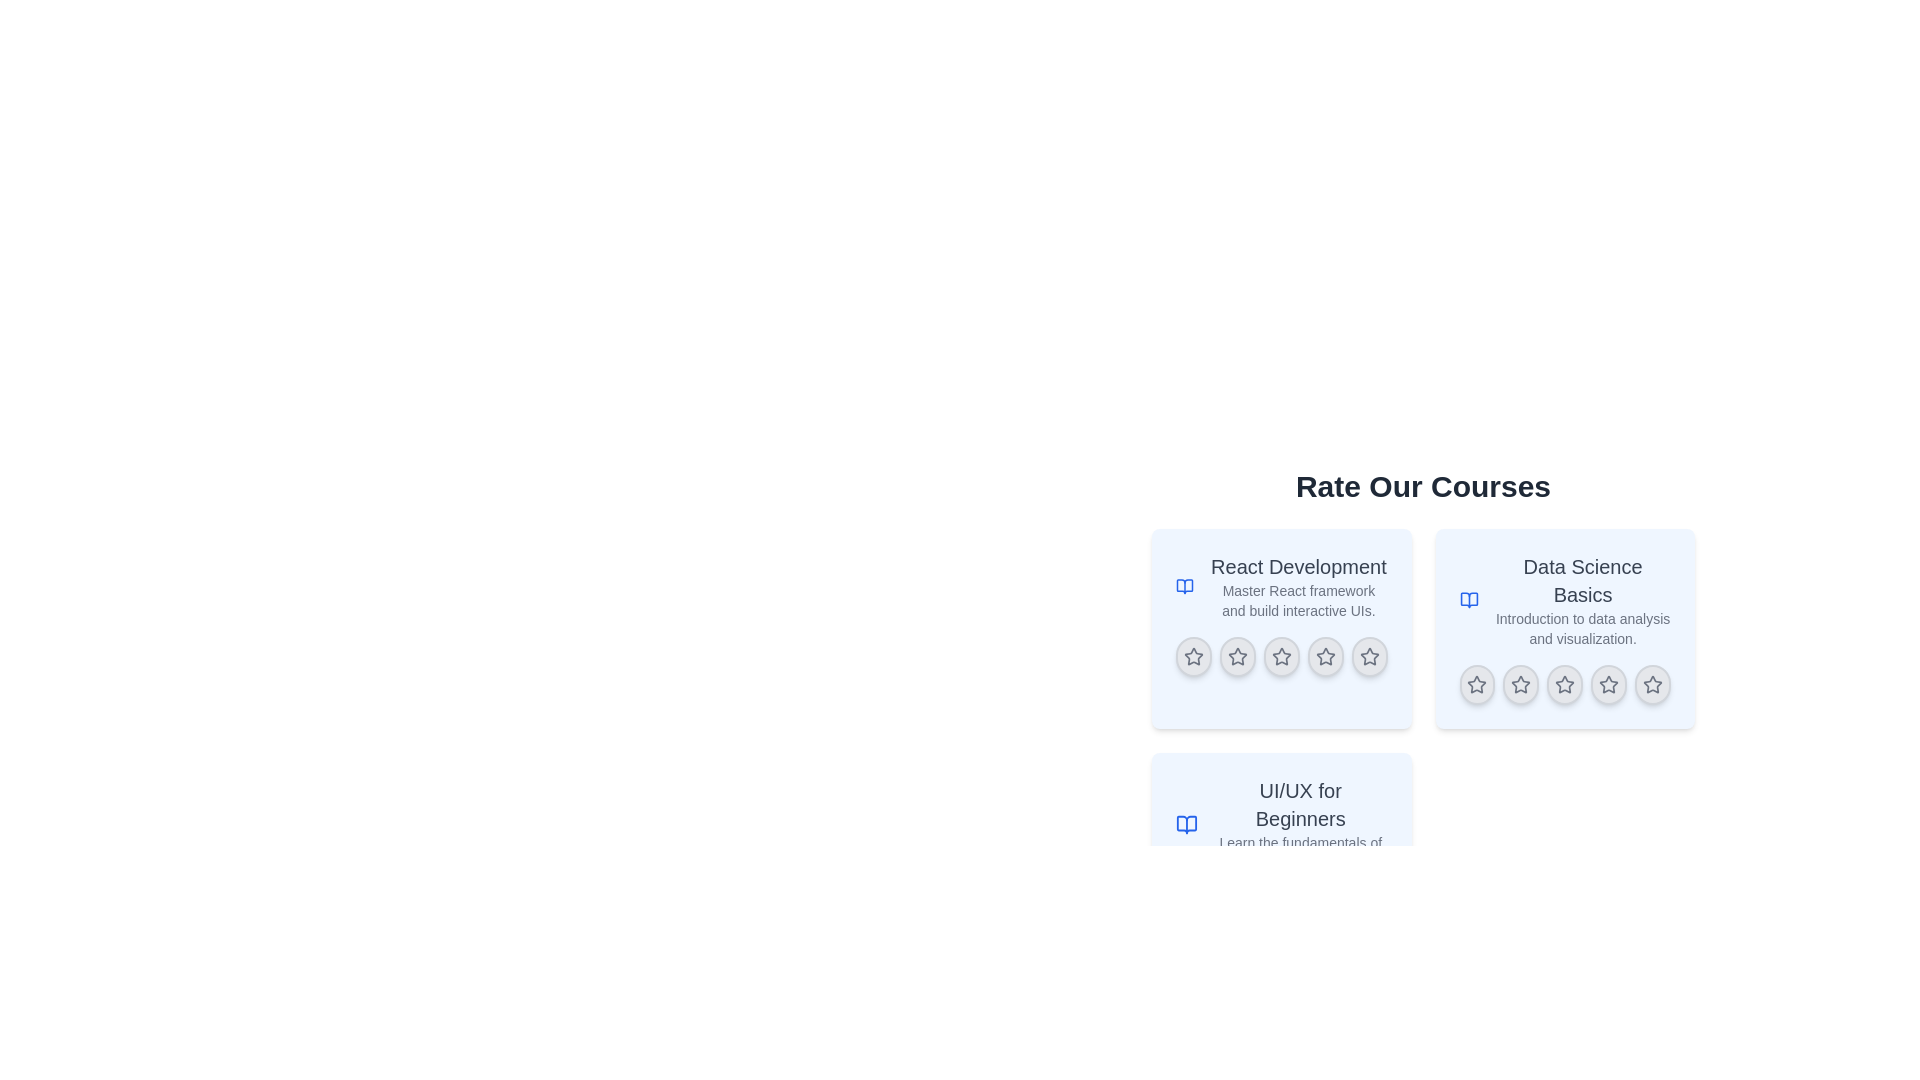  I want to click on the circular button with a light gray background and a darker gray star icon, so click(1653, 684).